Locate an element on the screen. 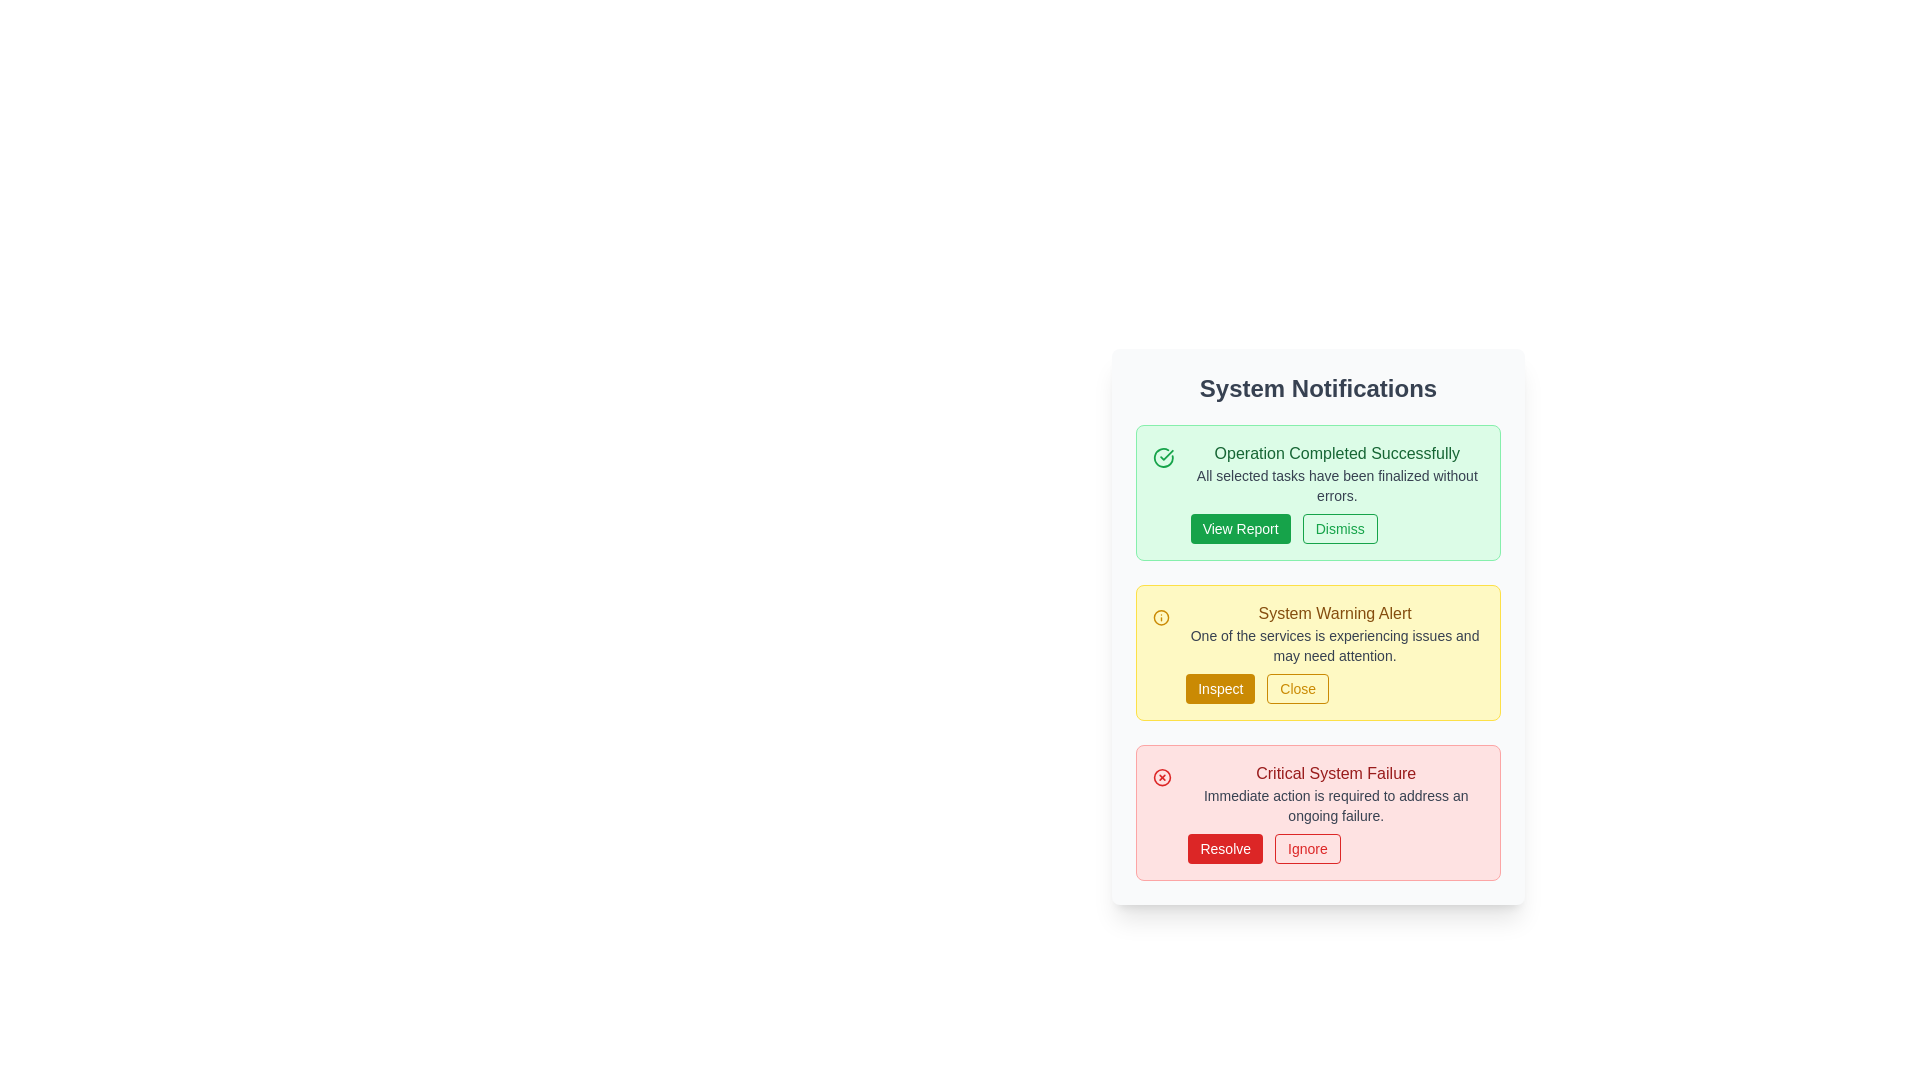 The height and width of the screenshot is (1080, 1920). the text label that reads 'Immediate action is required to address an ongoing failure', which is styled with a smaller gray font and positioned below the heading 'Critical System Failure' is located at coordinates (1336, 805).